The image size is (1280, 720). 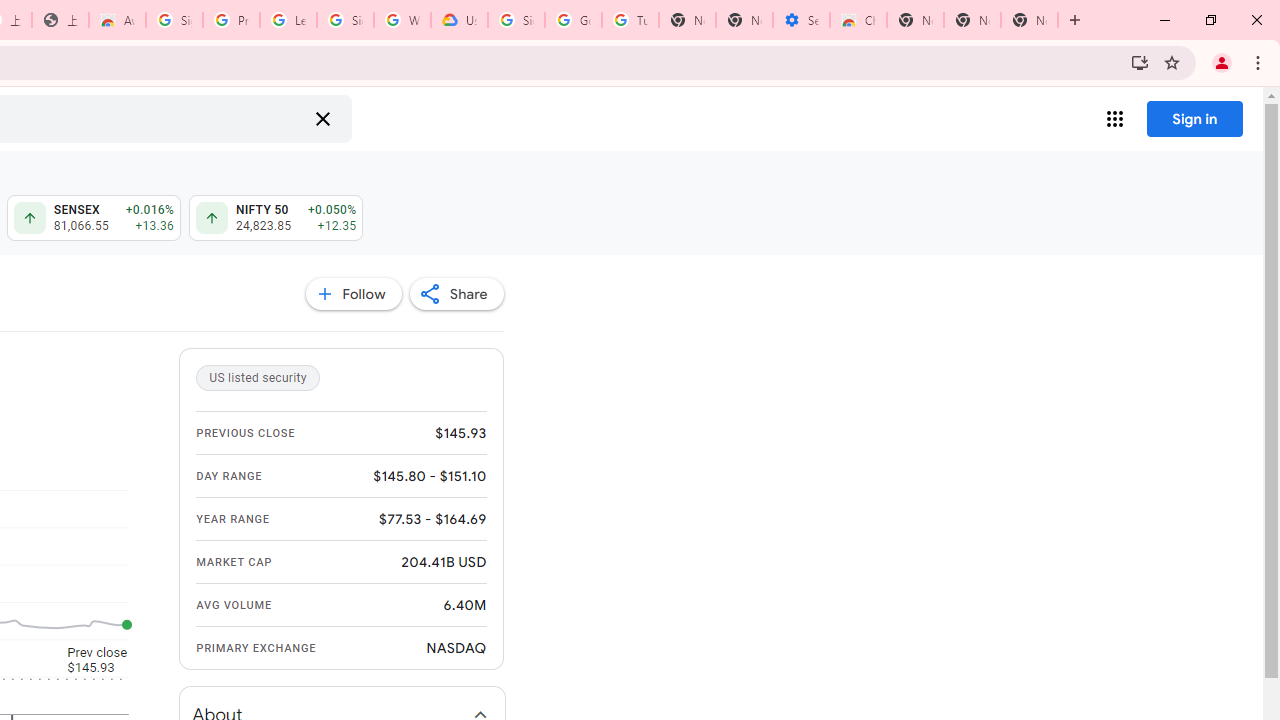 I want to click on 'Clear search', so click(x=322, y=118).